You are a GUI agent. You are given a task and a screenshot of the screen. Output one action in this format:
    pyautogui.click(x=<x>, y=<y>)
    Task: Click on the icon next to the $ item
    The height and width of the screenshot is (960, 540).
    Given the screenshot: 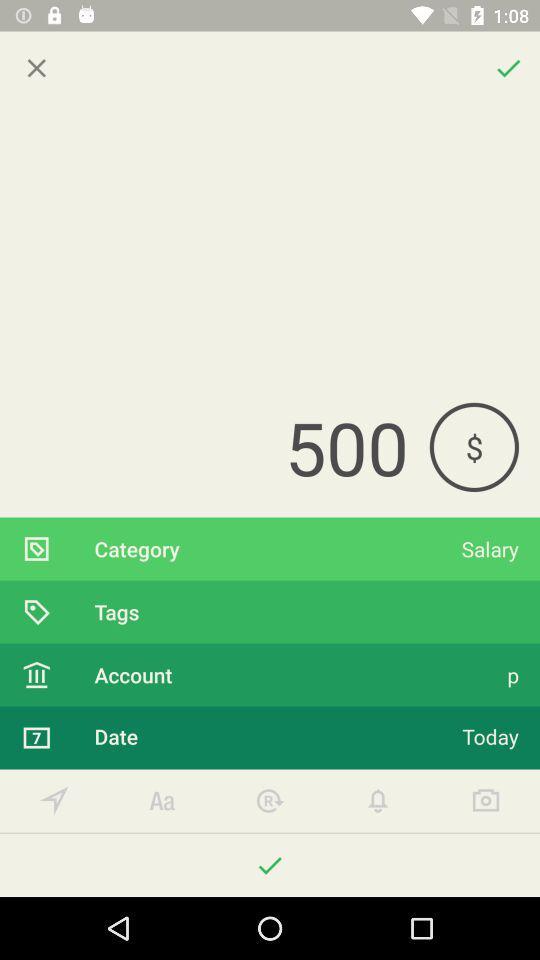 What is the action you would take?
    pyautogui.click(x=213, y=447)
    